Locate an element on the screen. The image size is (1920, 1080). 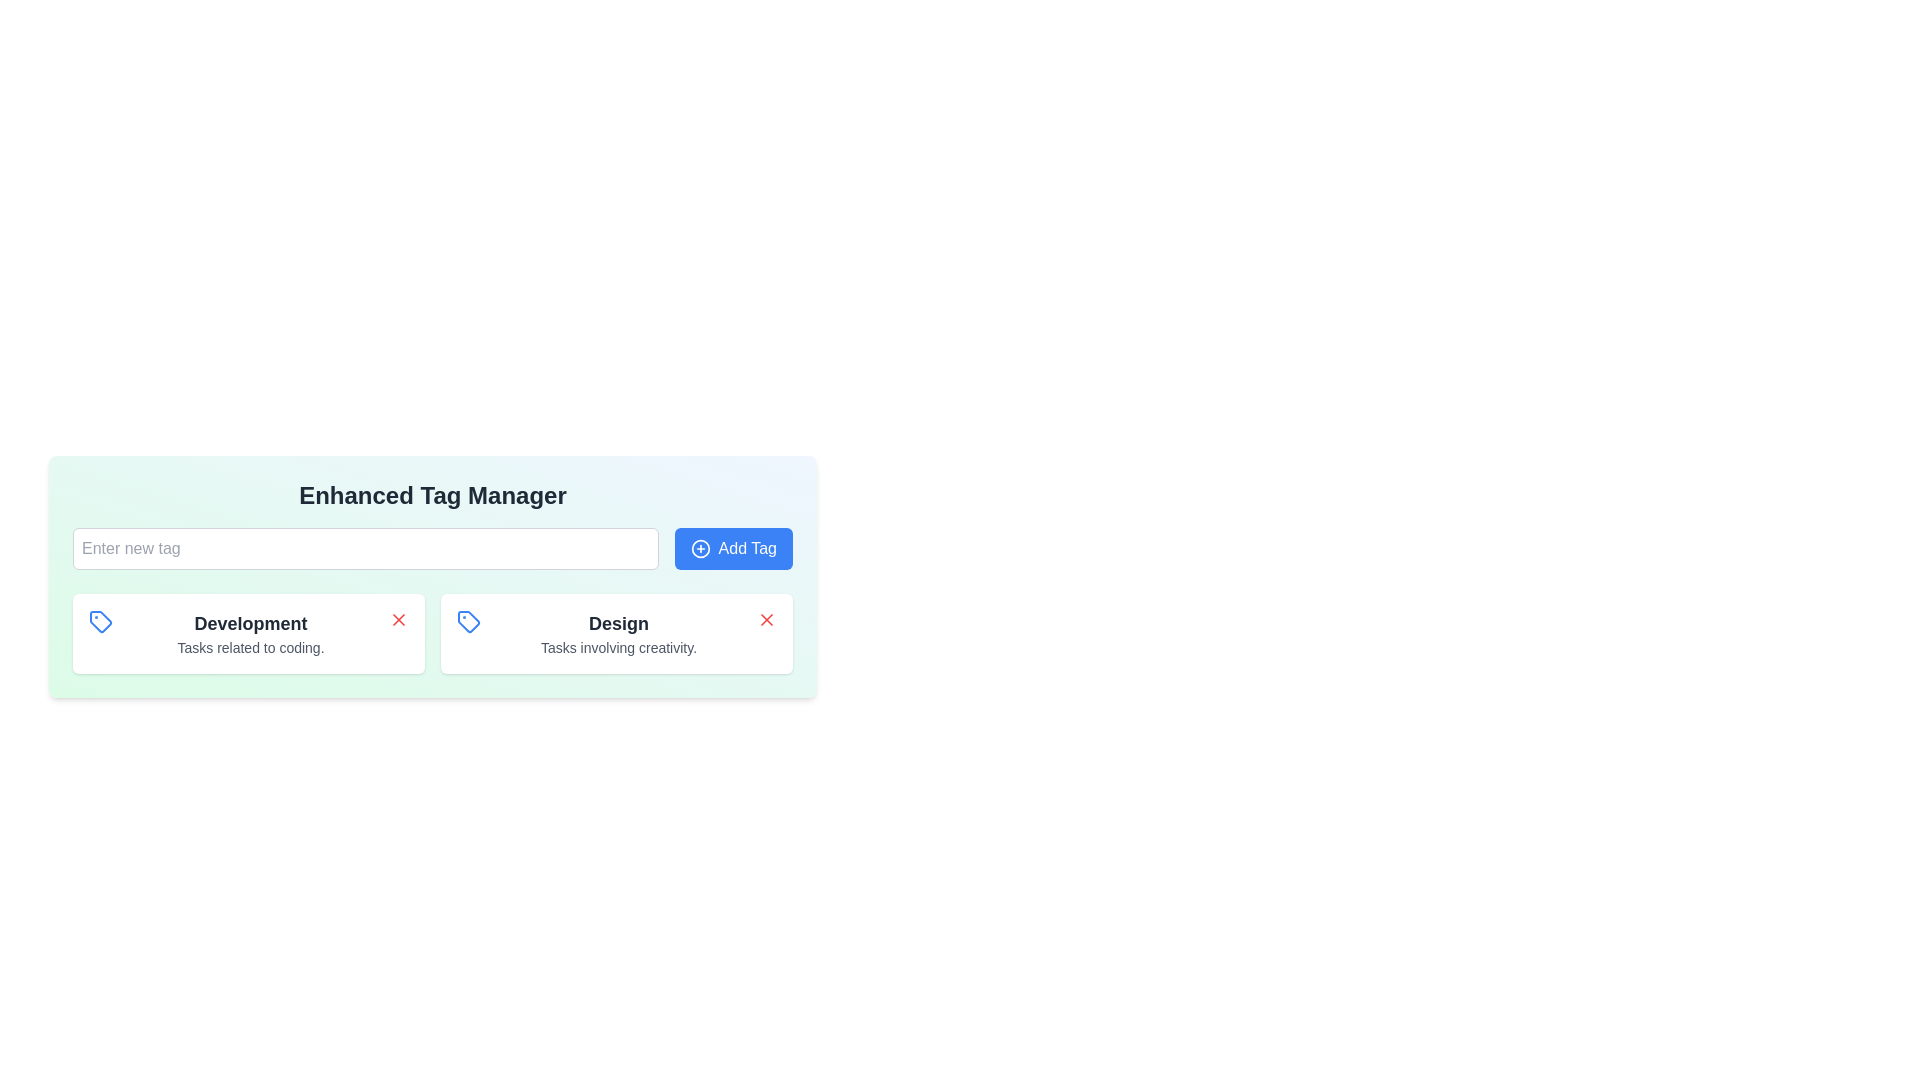
the uppermost vector graphic element that resembles a tag shape with rounded edges, located within the 'Design' tag in the Enhanced Tag Manager interface is located at coordinates (99, 620).